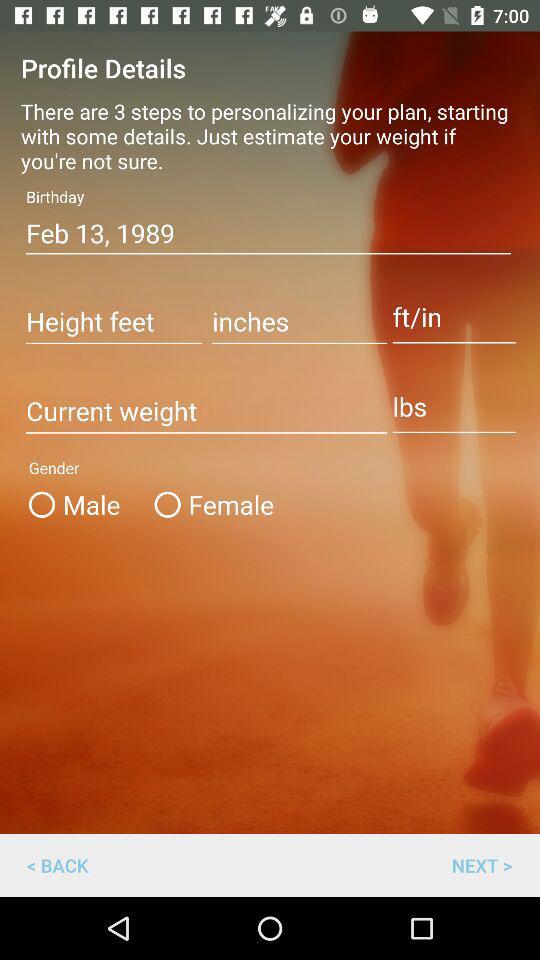 This screenshot has width=540, height=960. I want to click on the icon next to the < back icon, so click(481, 864).